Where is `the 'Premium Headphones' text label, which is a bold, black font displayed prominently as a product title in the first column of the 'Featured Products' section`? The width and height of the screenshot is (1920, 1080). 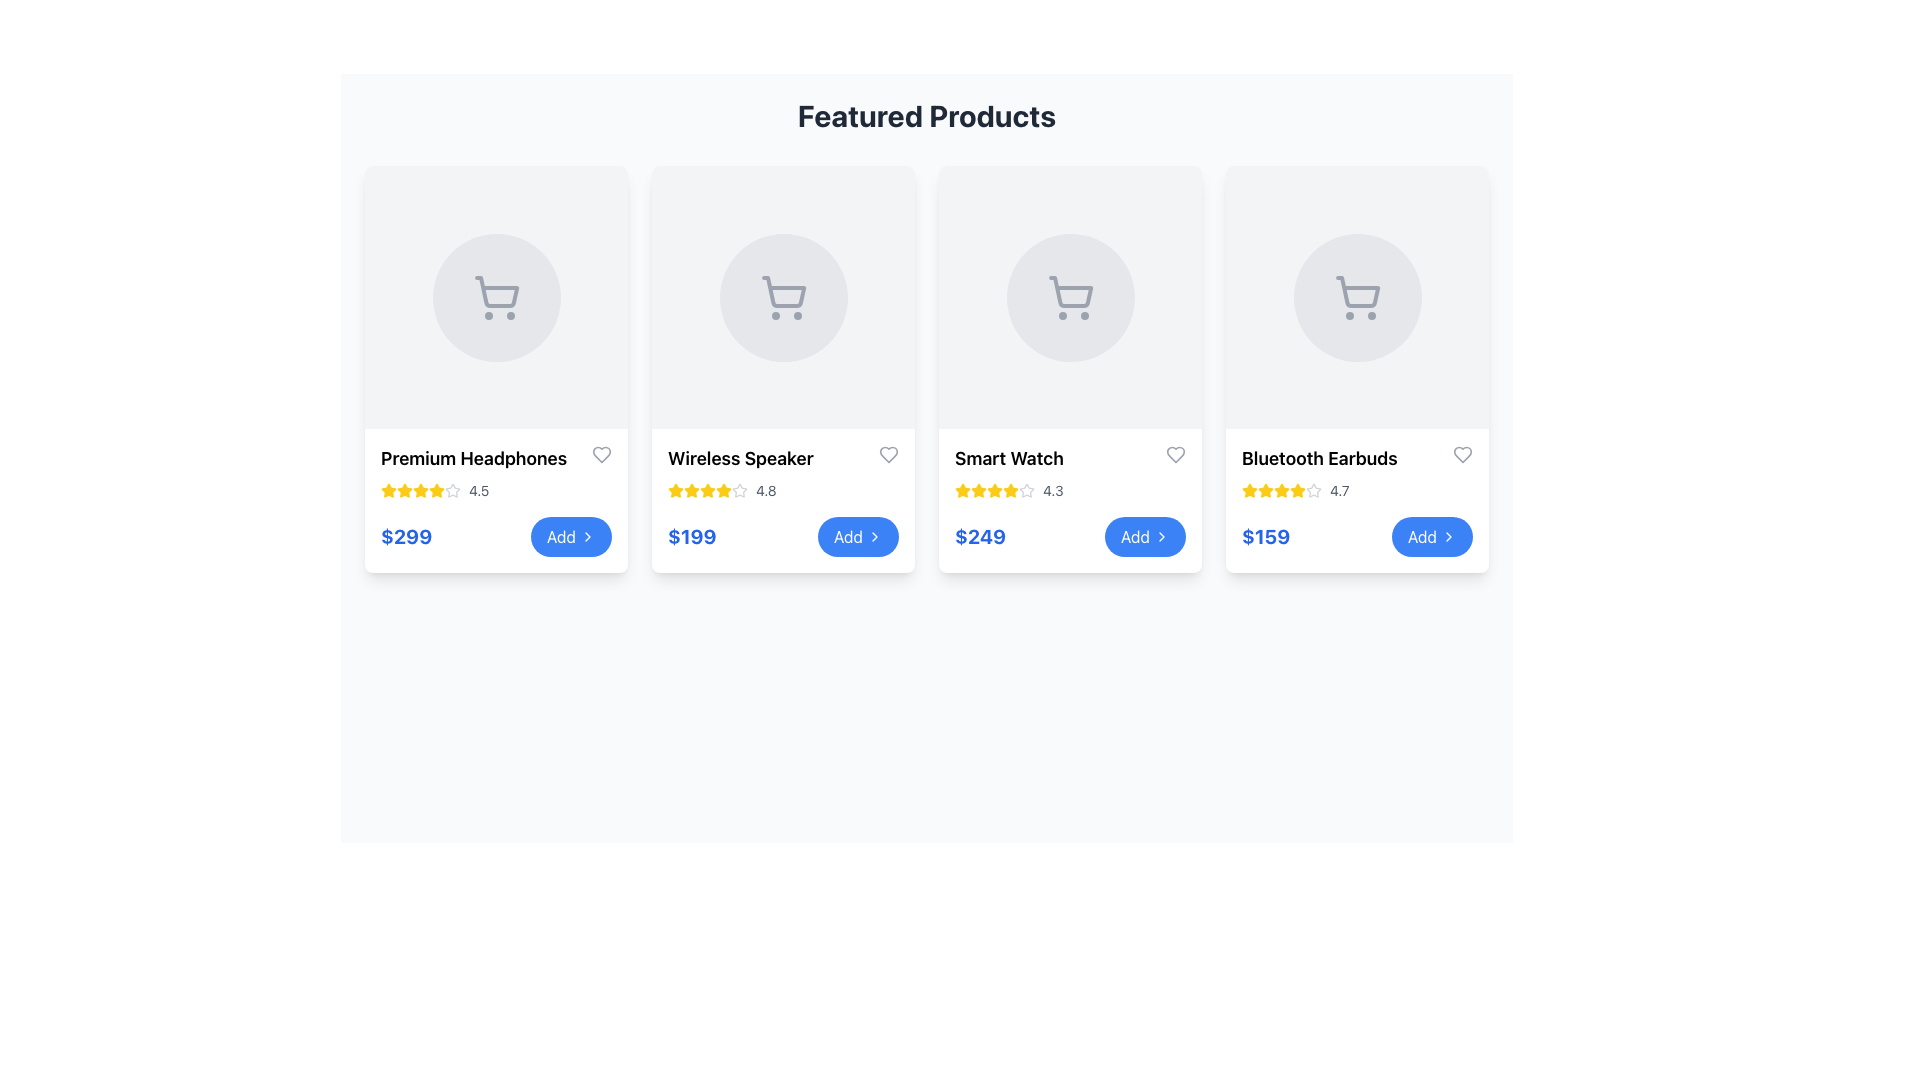 the 'Premium Headphones' text label, which is a bold, black font displayed prominently as a product title in the first column of the 'Featured Products' section is located at coordinates (473, 459).